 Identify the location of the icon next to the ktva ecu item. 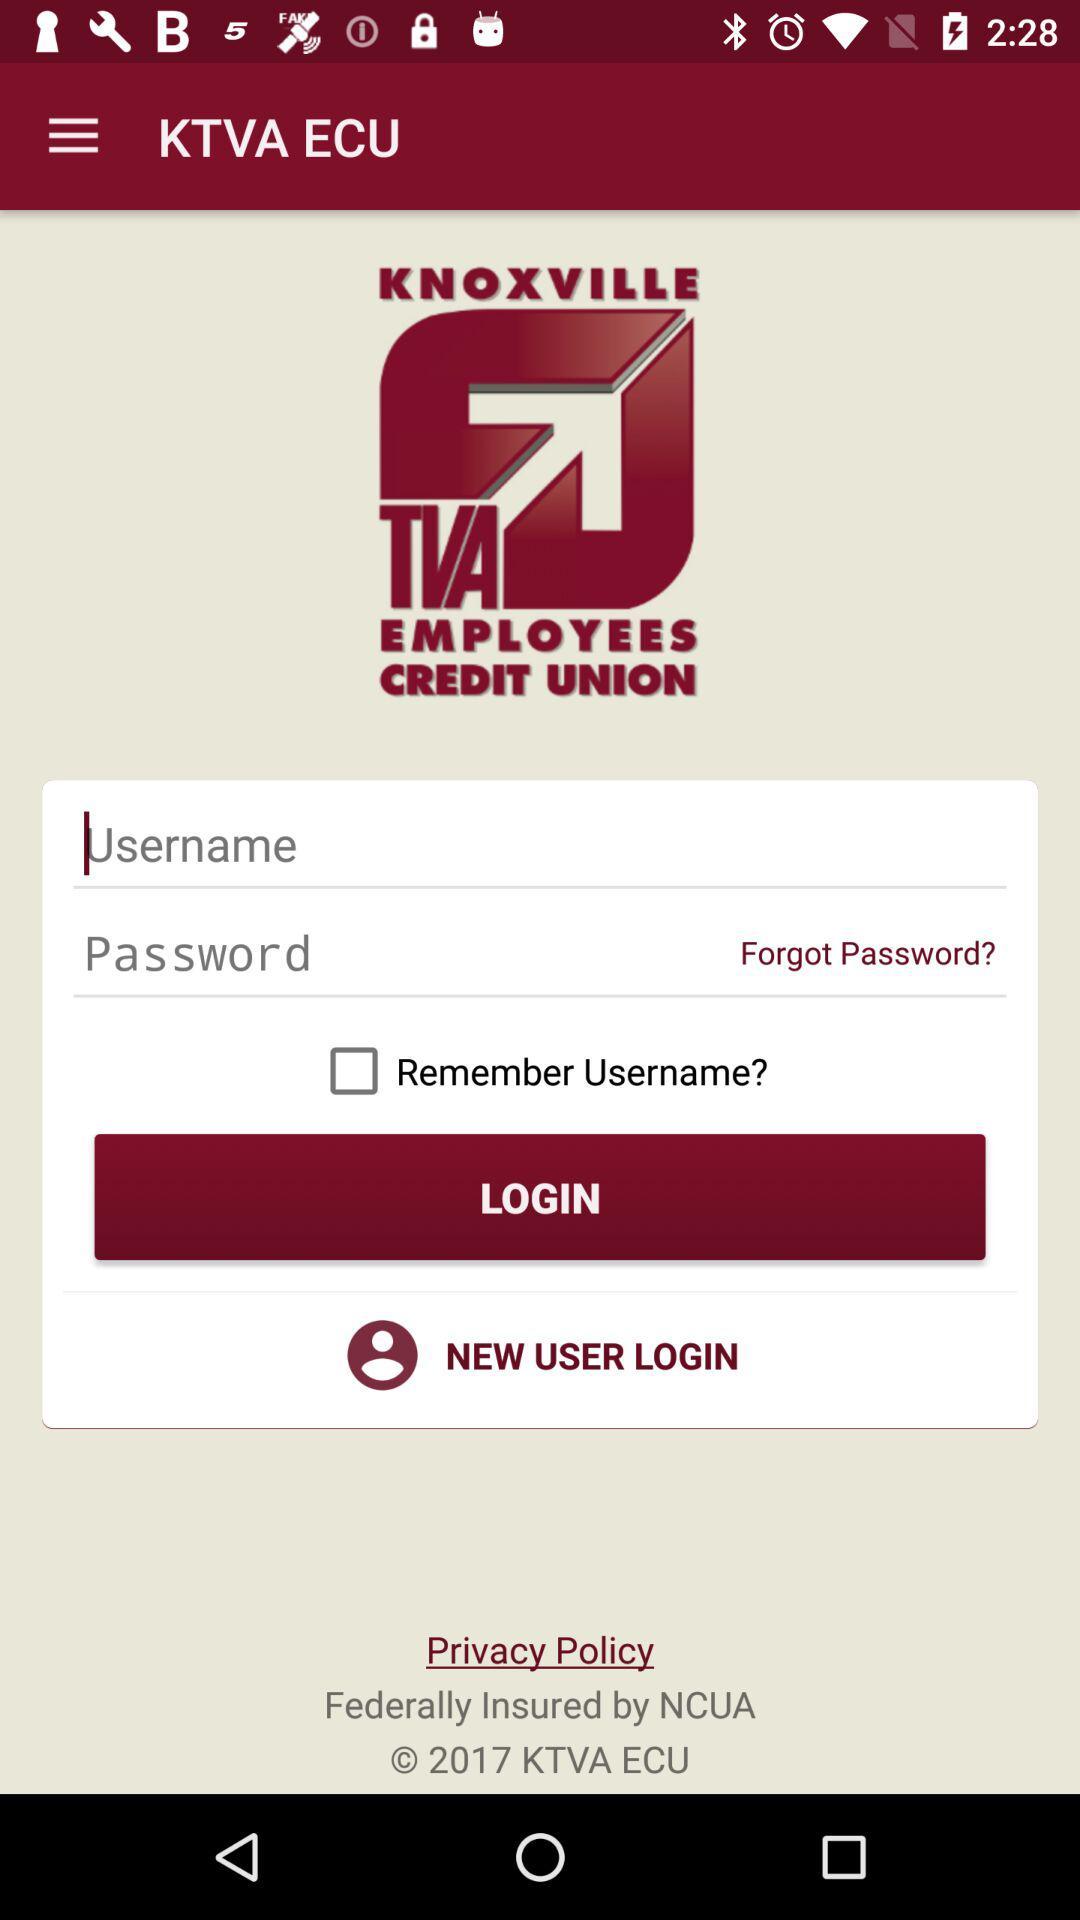
(72, 135).